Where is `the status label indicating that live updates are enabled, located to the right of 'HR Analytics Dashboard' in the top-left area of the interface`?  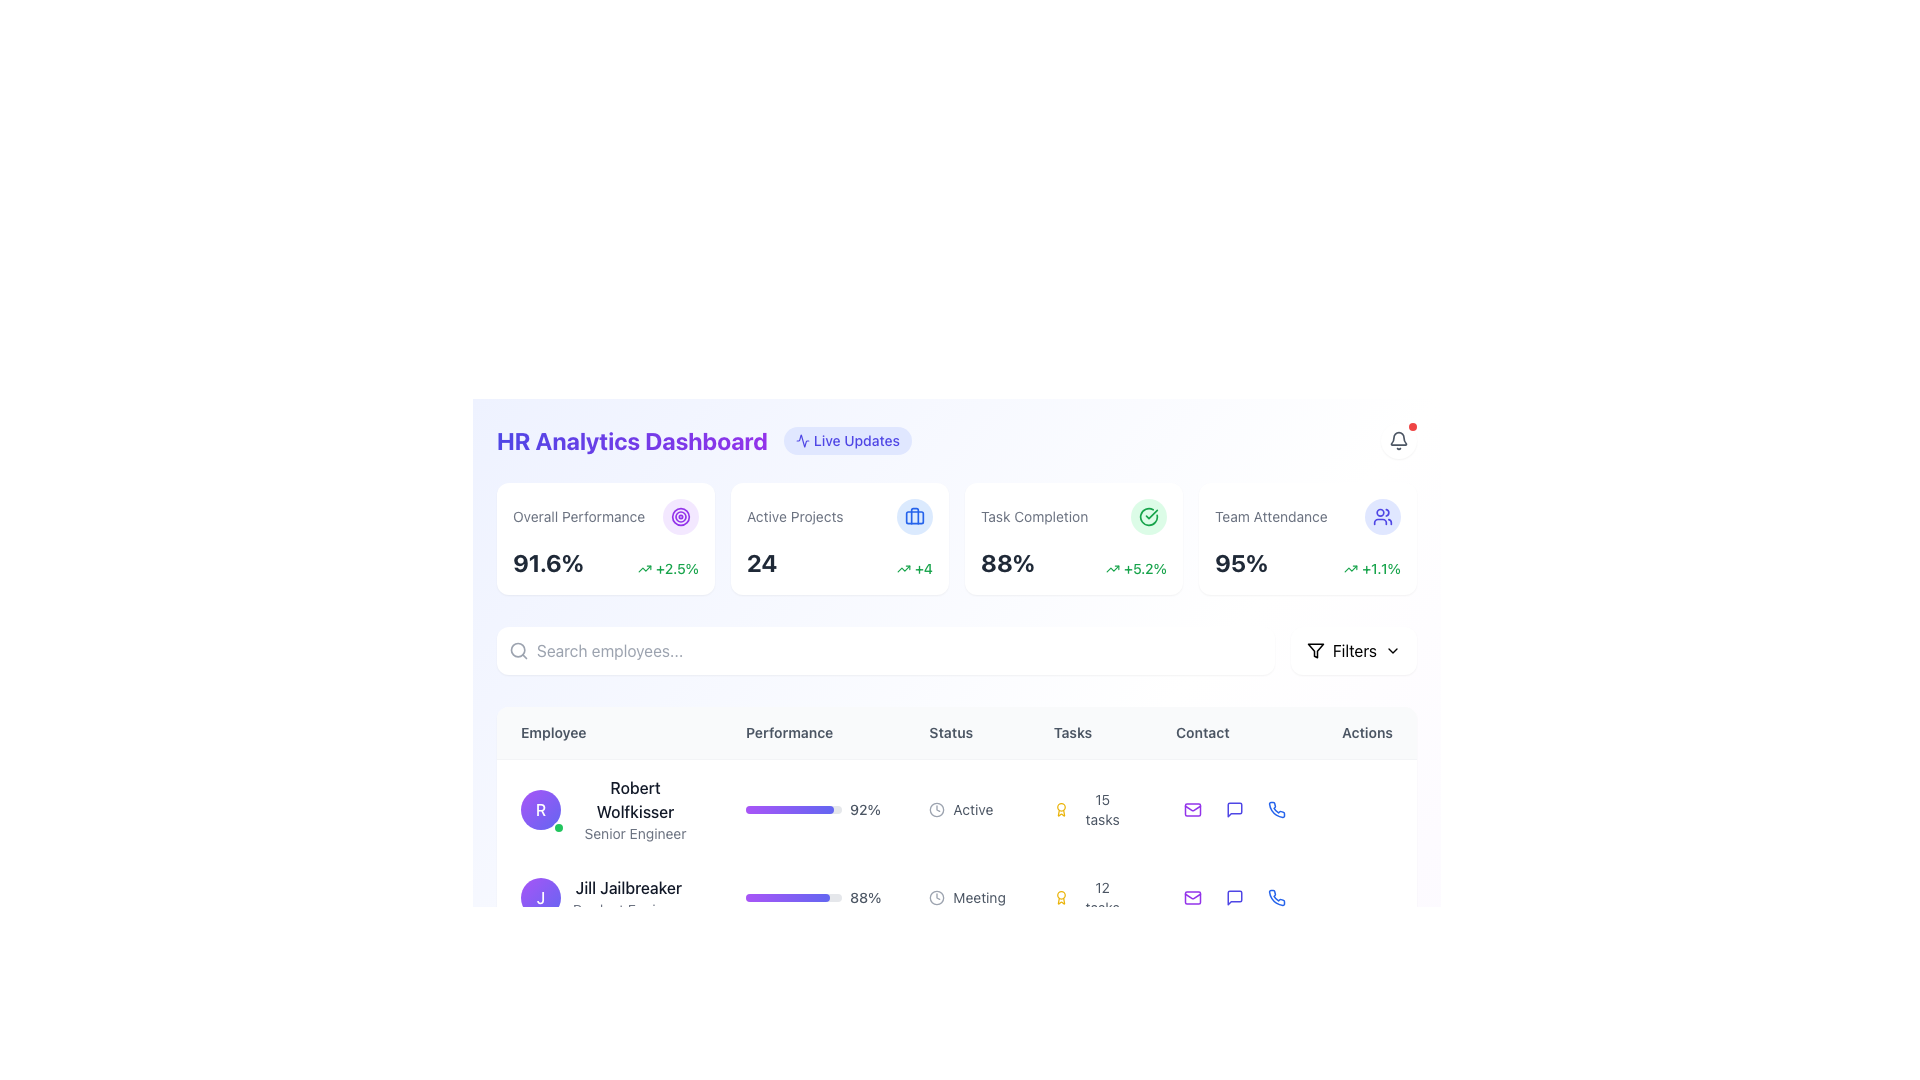 the status label indicating that live updates are enabled, located to the right of 'HR Analytics Dashboard' in the top-left area of the interface is located at coordinates (848, 439).